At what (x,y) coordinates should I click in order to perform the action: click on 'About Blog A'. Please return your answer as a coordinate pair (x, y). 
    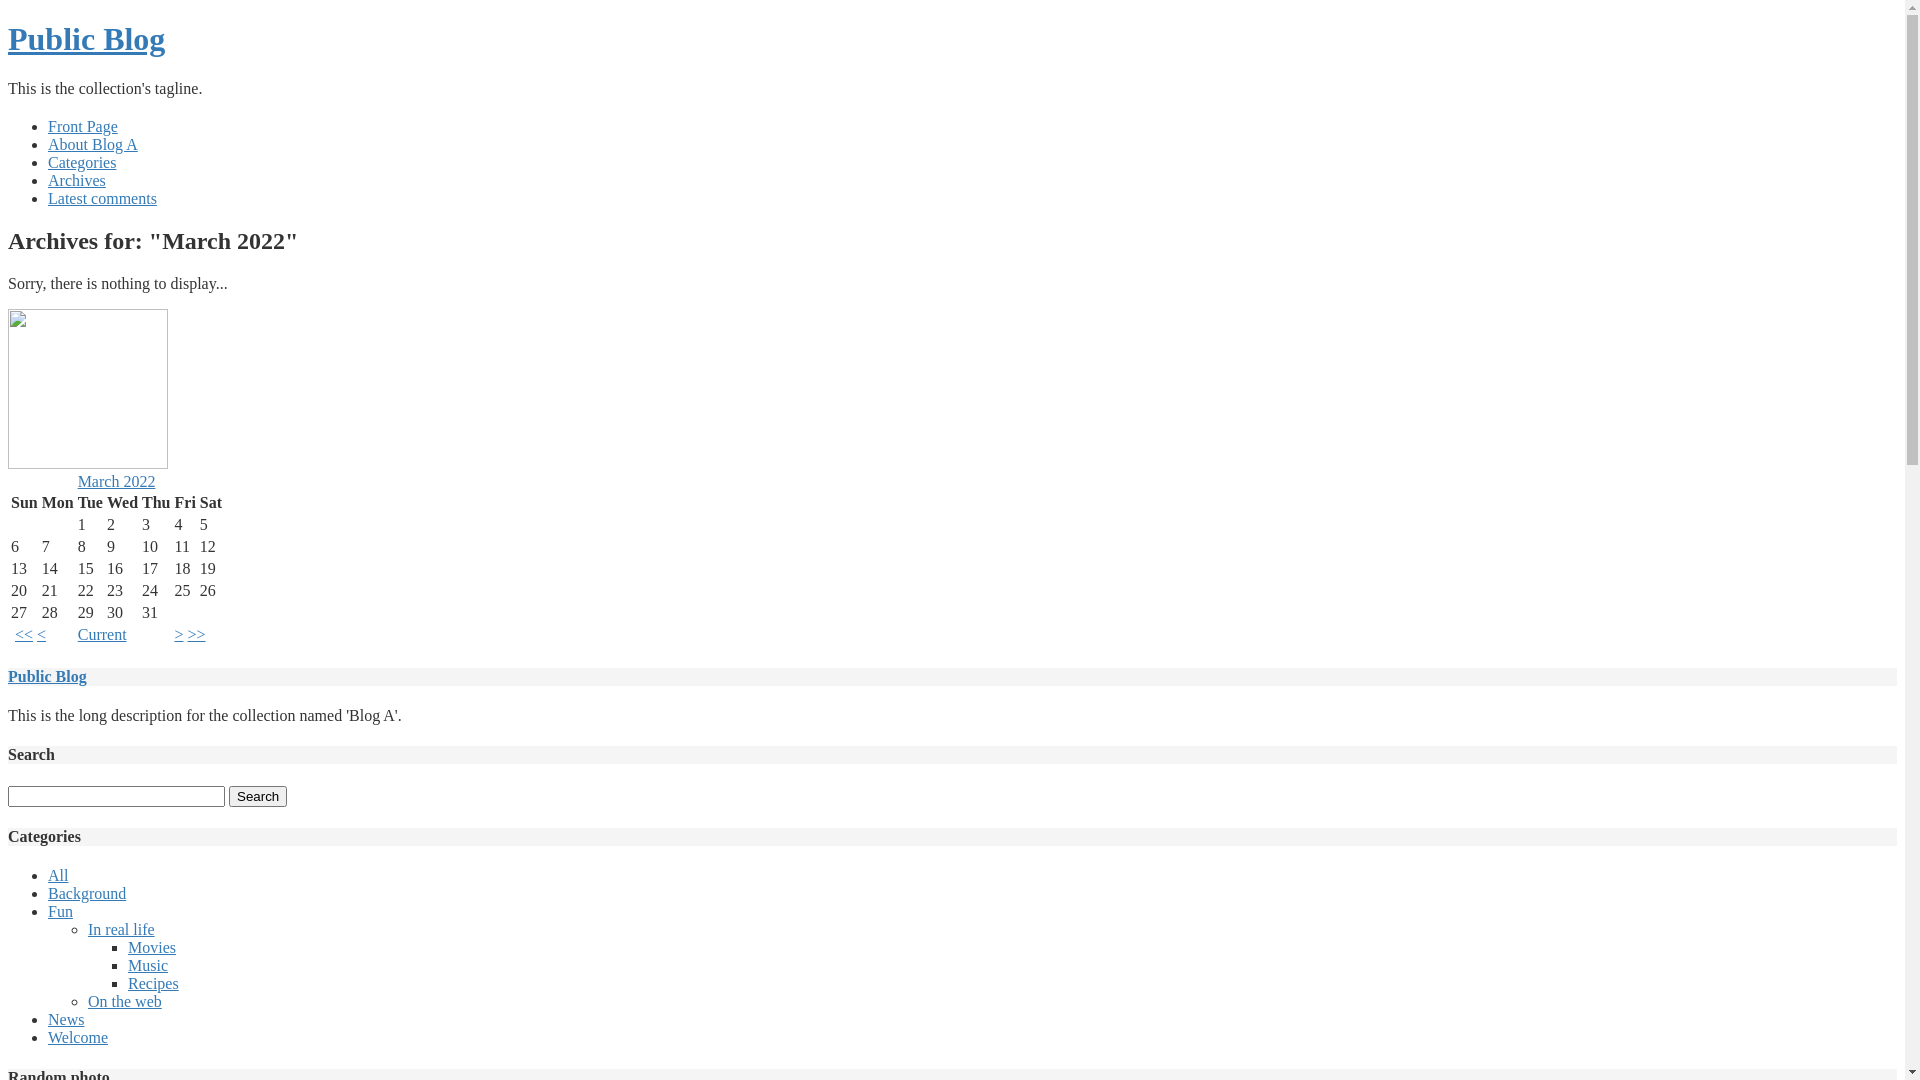
    Looking at the image, I should click on (91, 143).